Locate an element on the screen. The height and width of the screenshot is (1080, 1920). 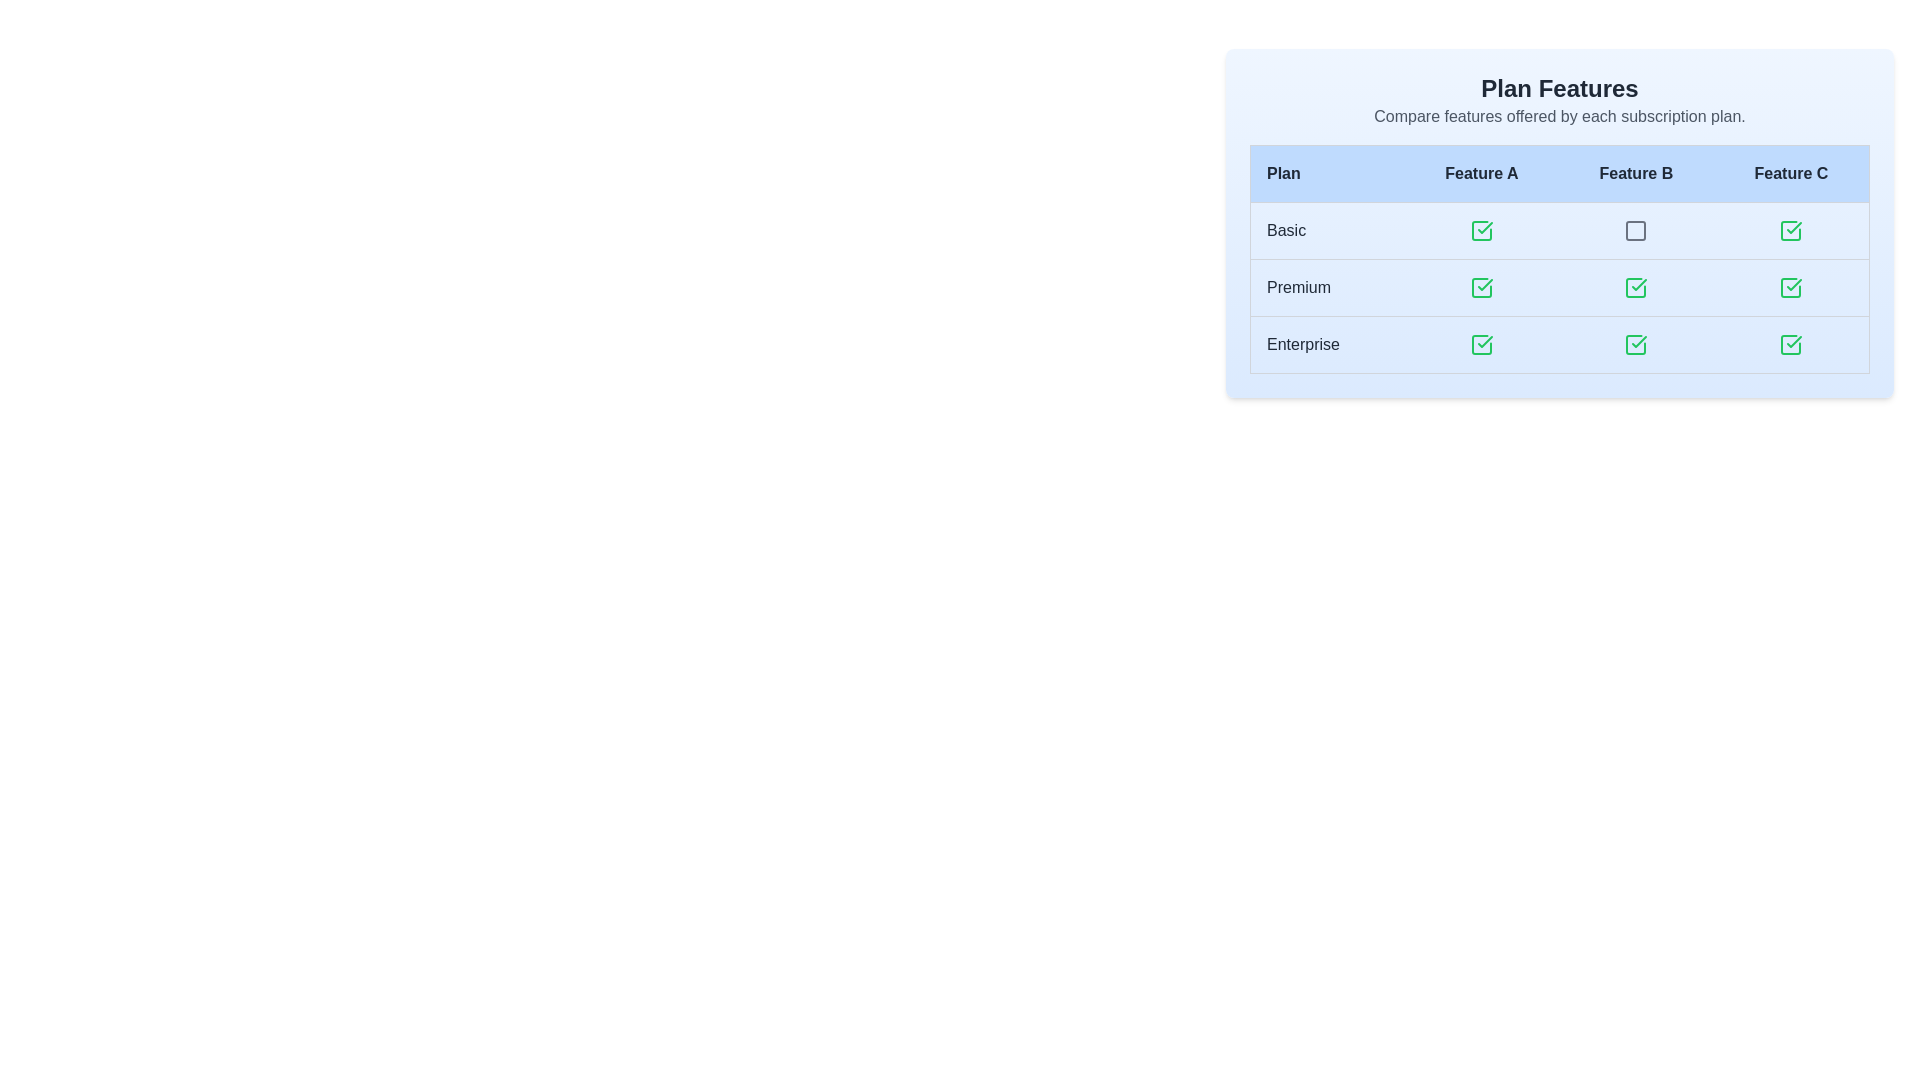
the third row of the pricing comparison table that displays information about the Enterprise plan is located at coordinates (1559, 343).